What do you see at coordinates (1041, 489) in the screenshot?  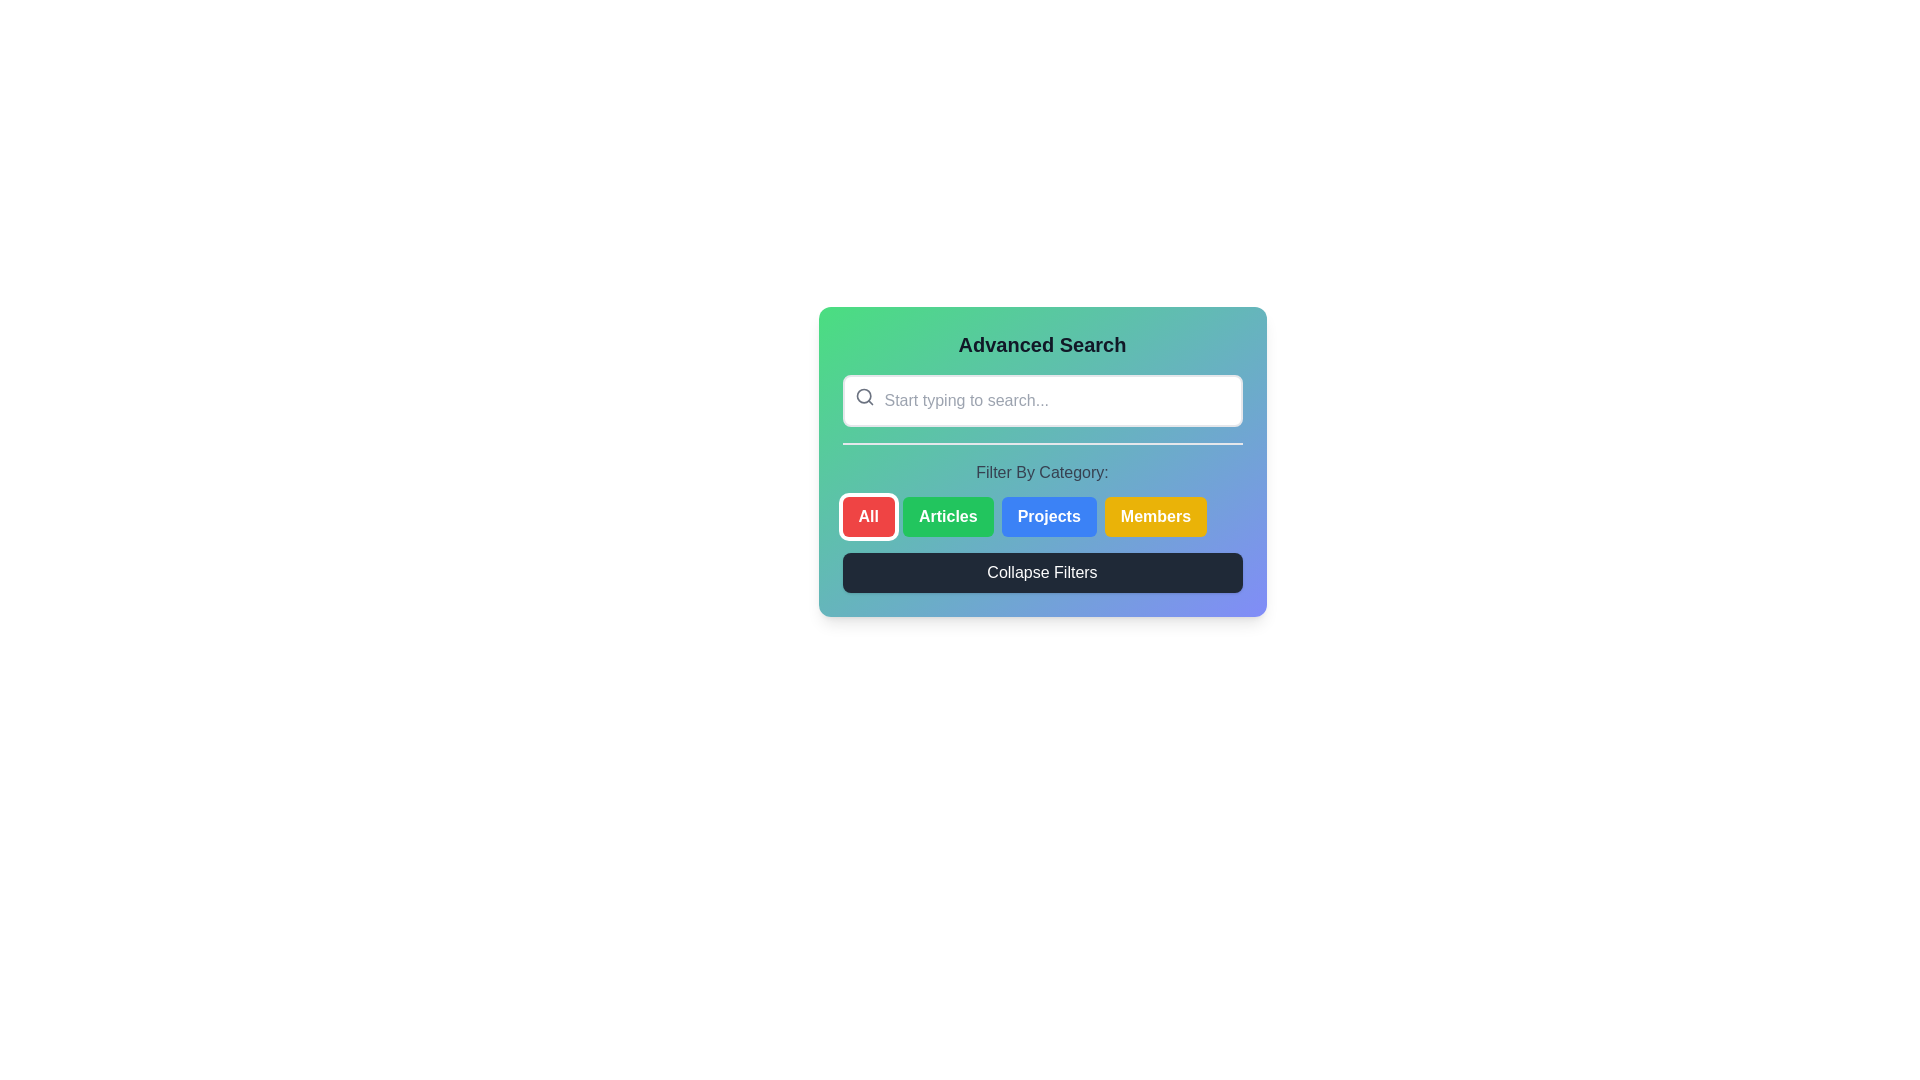 I see `the Filter component buttons located in the middle section of the card-like interface` at bounding box center [1041, 489].